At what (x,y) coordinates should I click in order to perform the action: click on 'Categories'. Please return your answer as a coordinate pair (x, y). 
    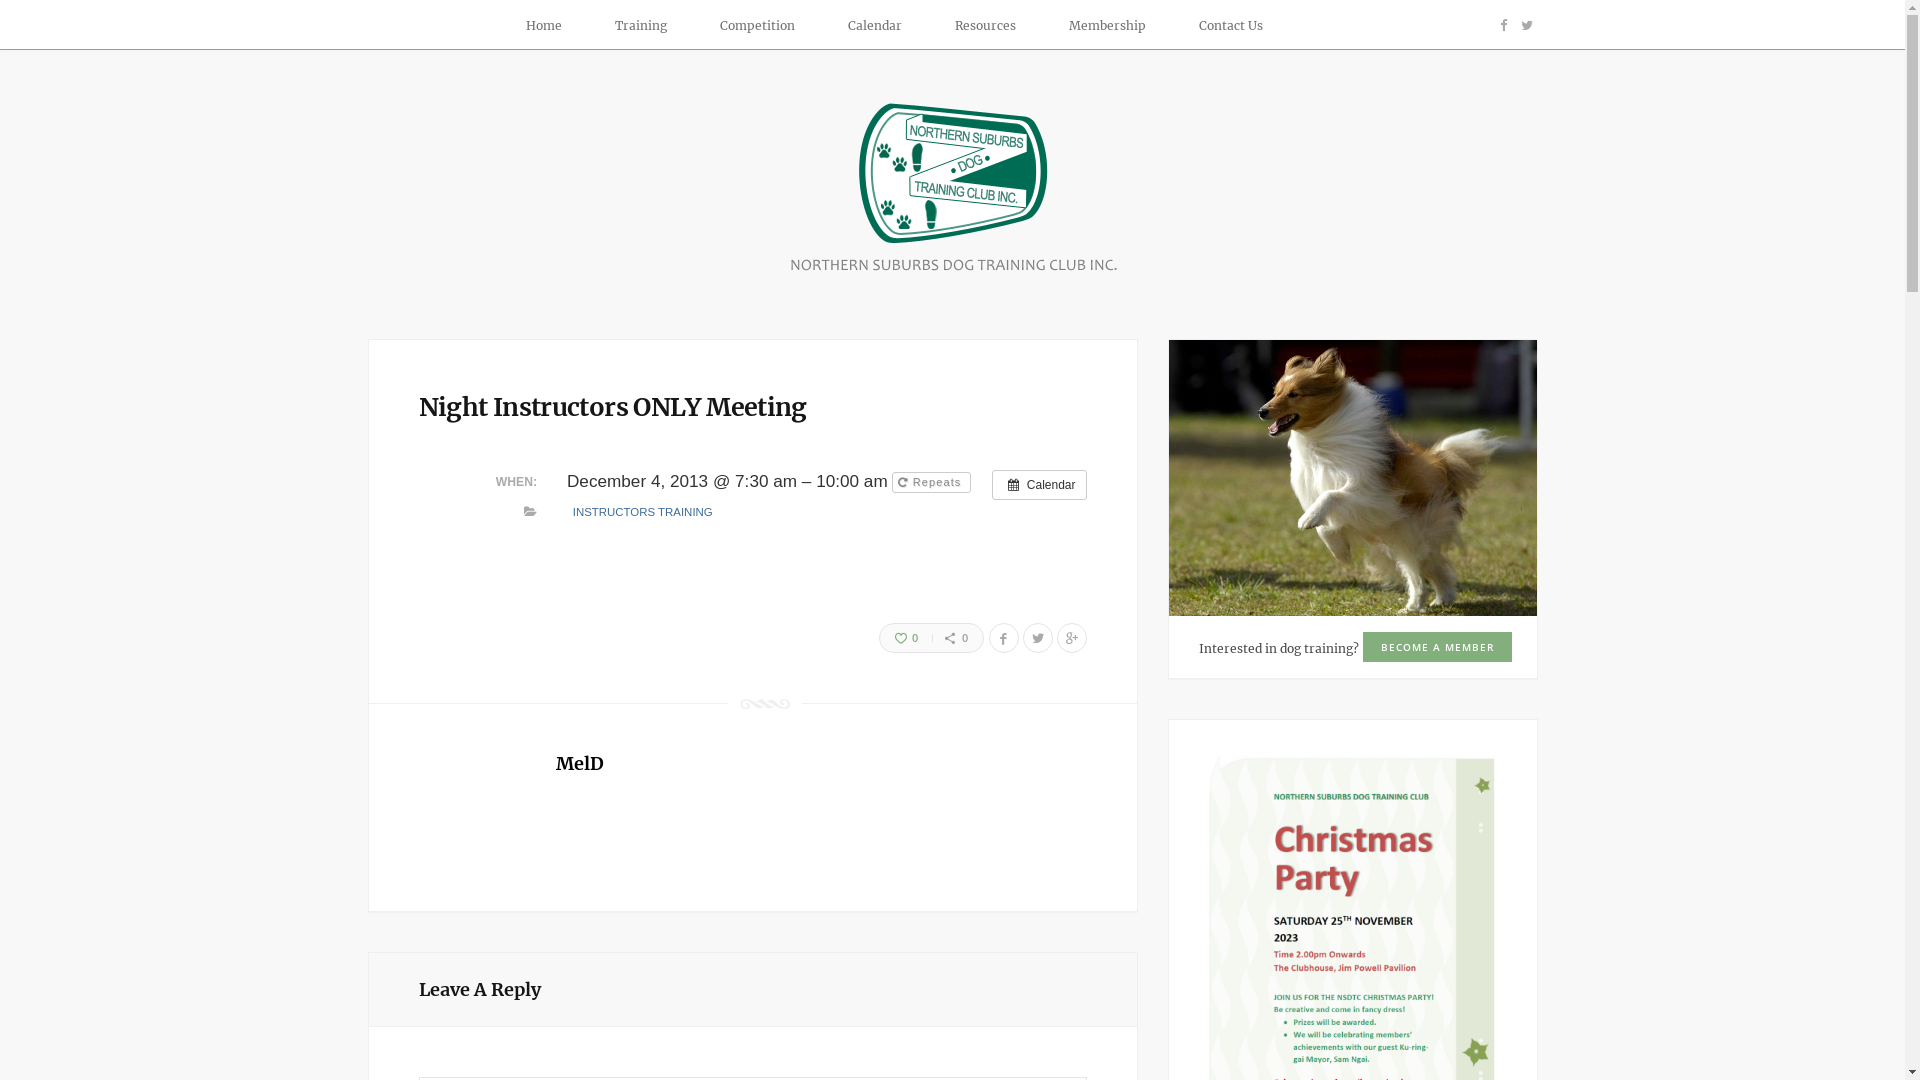
    Looking at the image, I should click on (530, 511).